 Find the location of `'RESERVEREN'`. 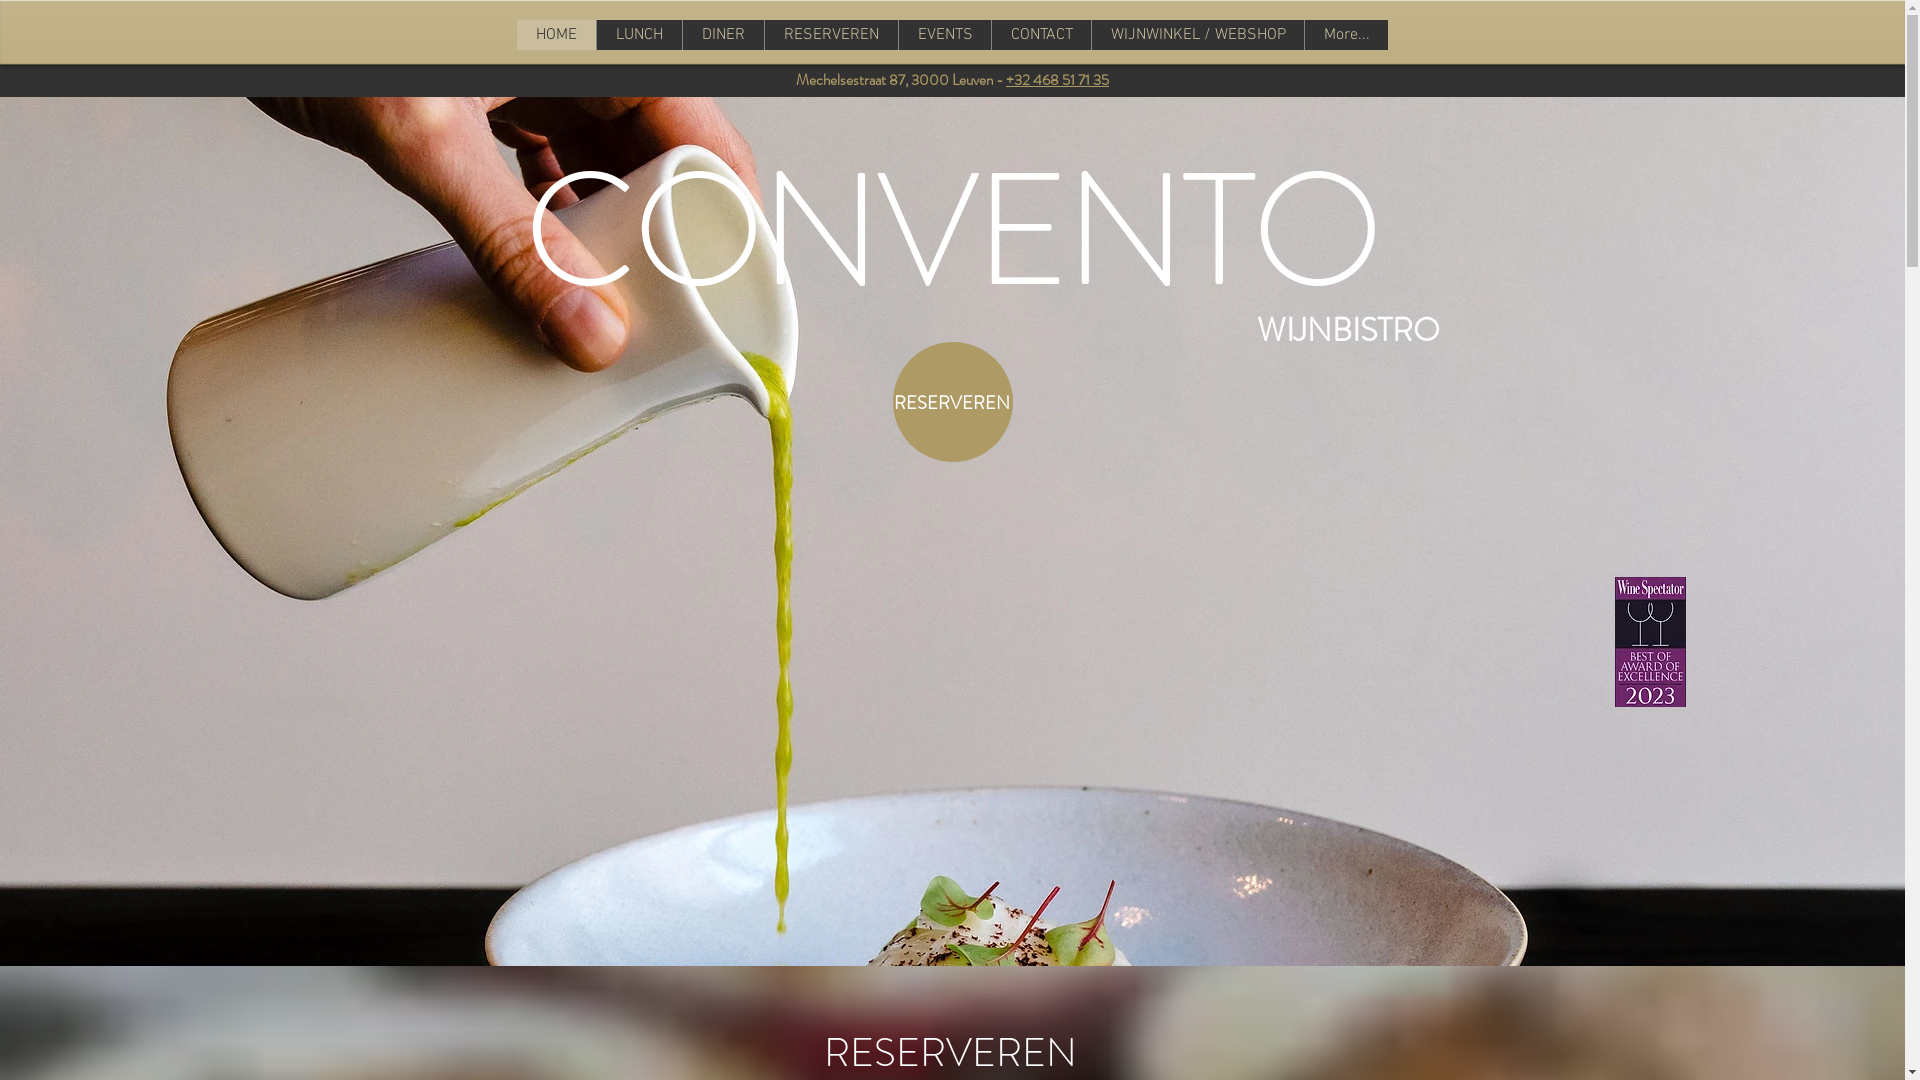

'RESERVEREN' is located at coordinates (849, 34).